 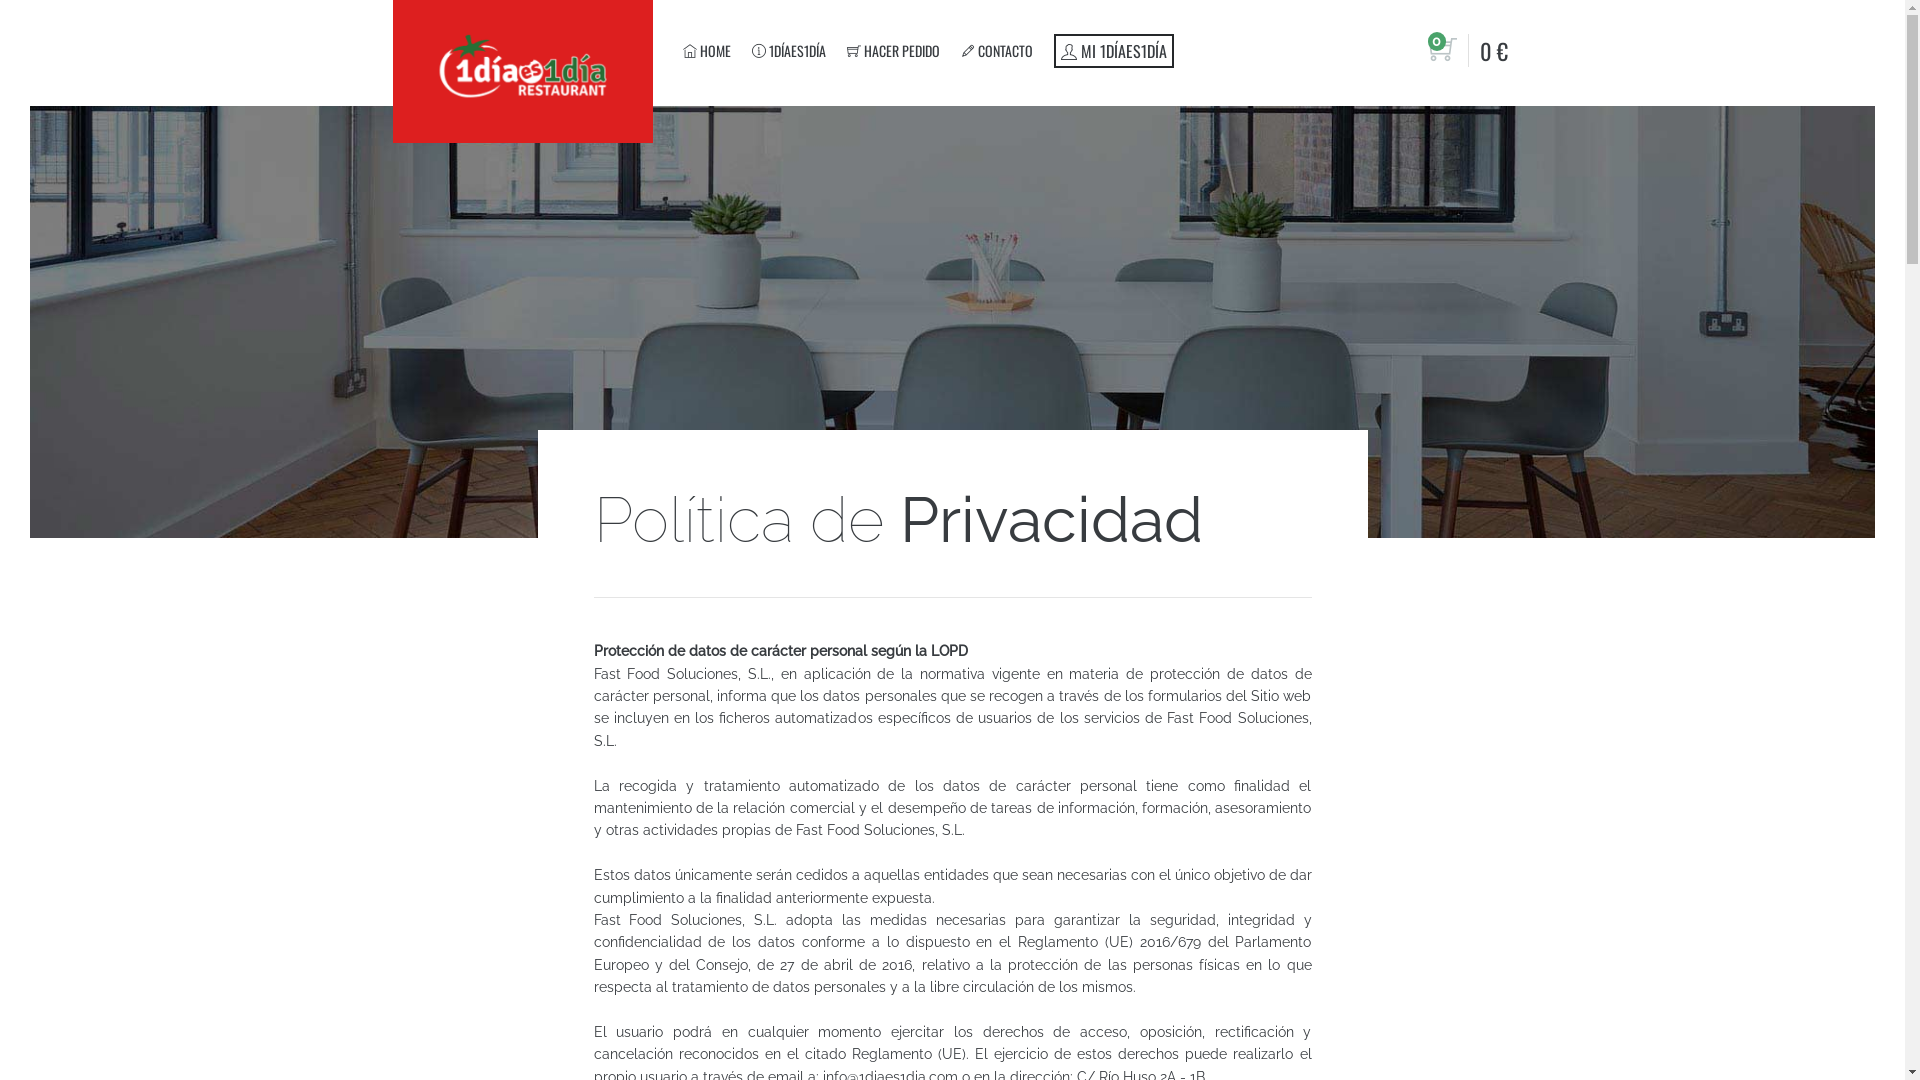 What do you see at coordinates (891, 49) in the screenshot?
I see `' HACER PEDIDO'` at bounding box center [891, 49].